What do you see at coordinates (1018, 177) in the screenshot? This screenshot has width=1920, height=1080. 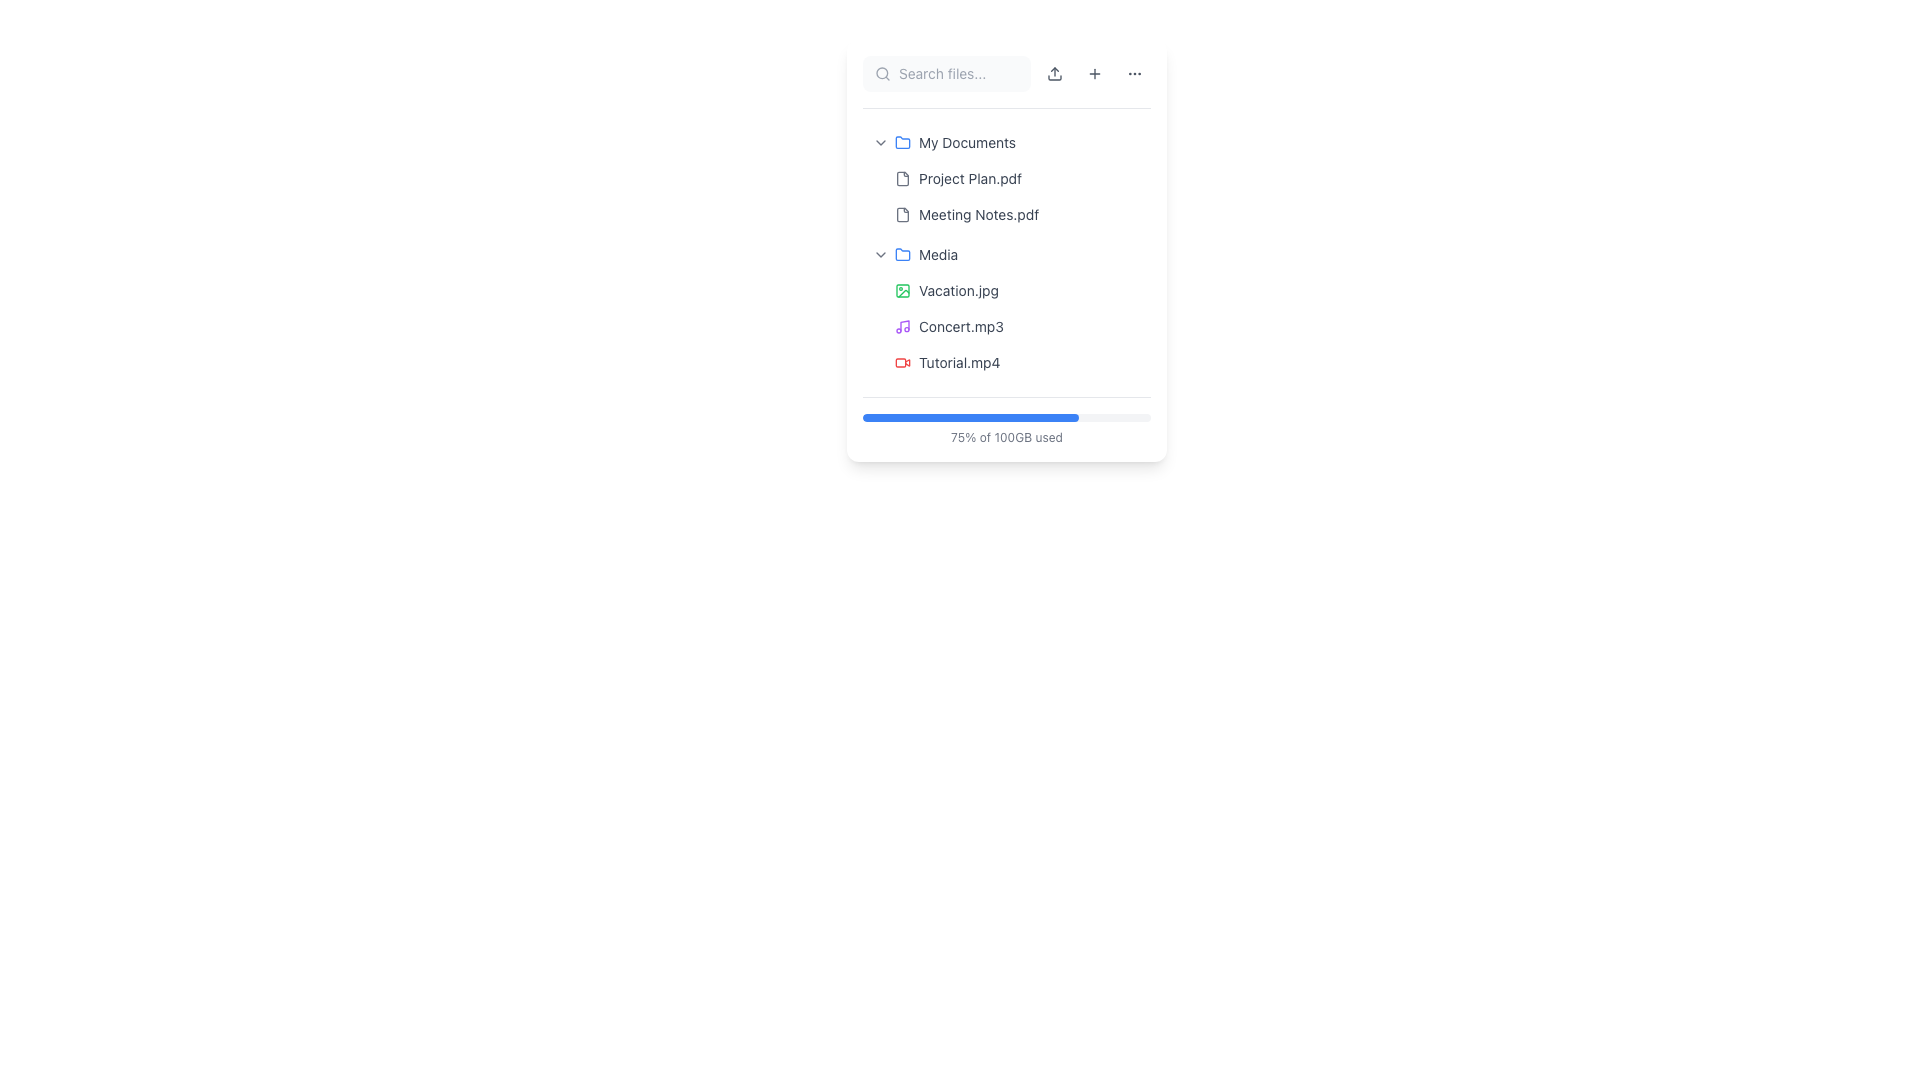 I see `on the 'Project Plan.pdf' file item located as the first item in the list under 'My Documents'` at bounding box center [1018, 177].